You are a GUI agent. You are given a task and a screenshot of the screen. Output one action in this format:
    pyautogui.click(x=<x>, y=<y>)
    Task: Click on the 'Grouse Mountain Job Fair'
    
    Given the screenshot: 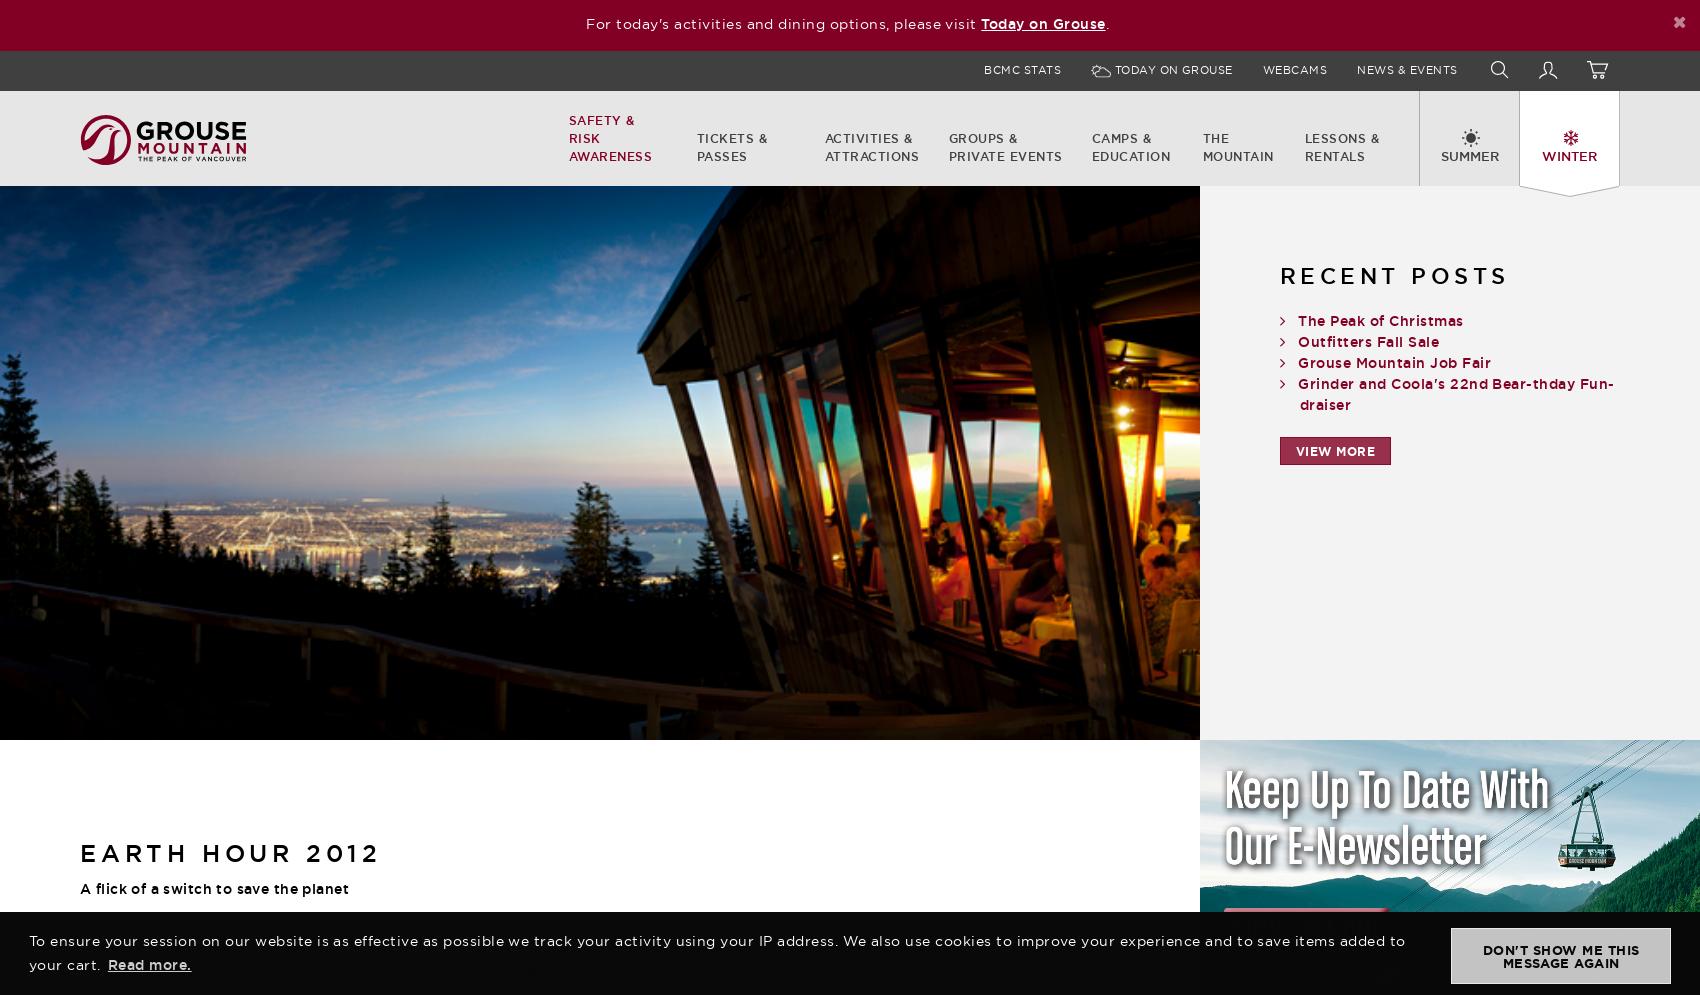 What is the action you would take?
    pyautogui.click(x=1393, y=362)
    